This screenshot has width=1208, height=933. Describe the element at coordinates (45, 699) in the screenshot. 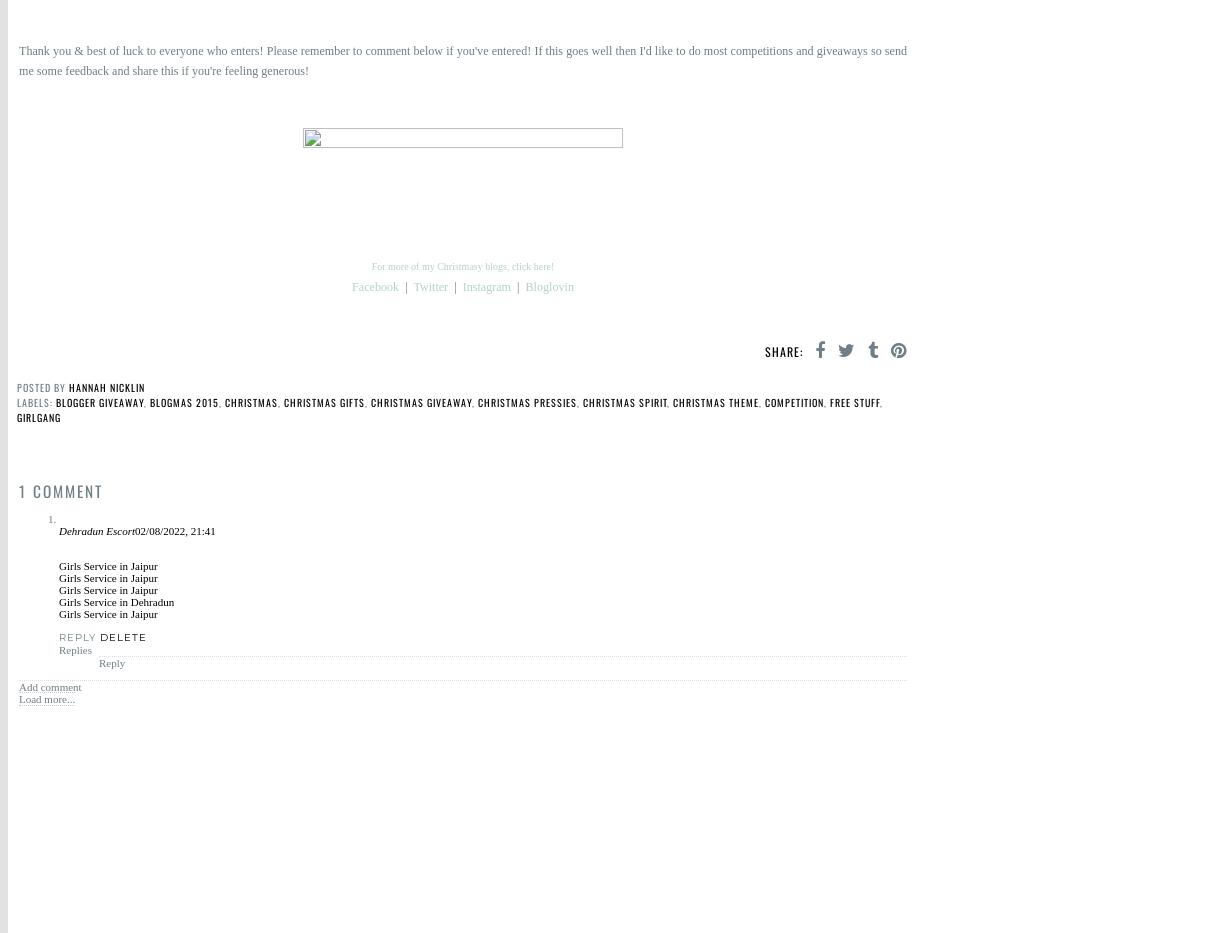

I see `'Load more...'` at that location.